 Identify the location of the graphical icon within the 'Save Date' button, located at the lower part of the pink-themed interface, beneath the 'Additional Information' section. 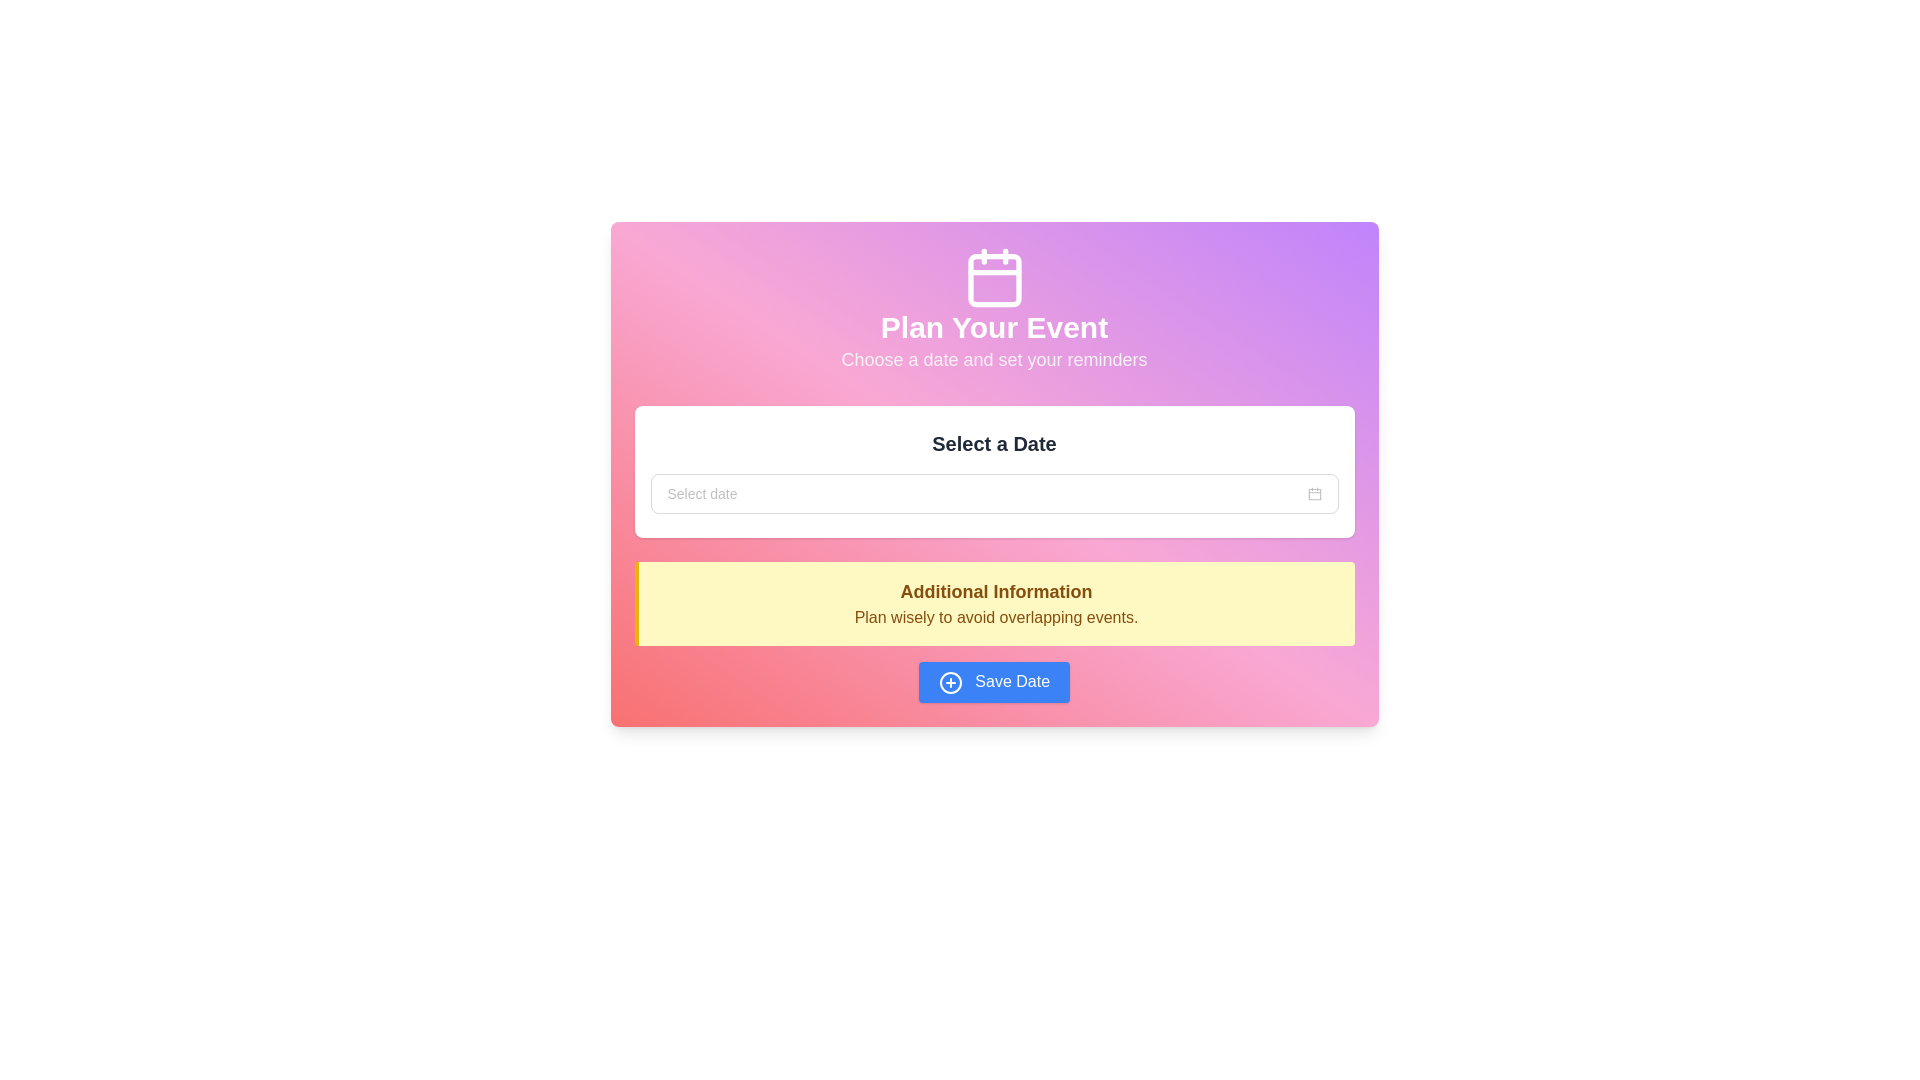
(949, 681).